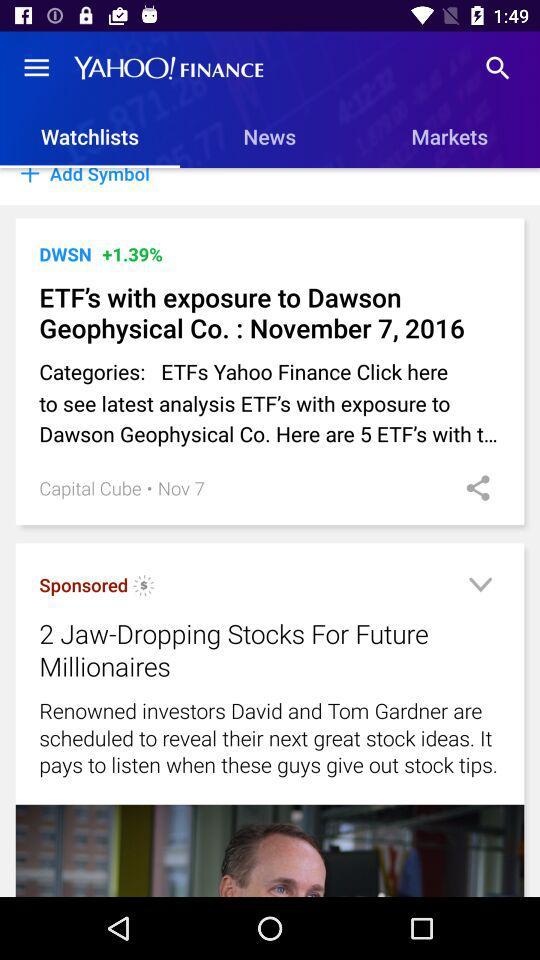 This screenshot has height=960, width=540. I want to click on open menu, so click(479, 588).